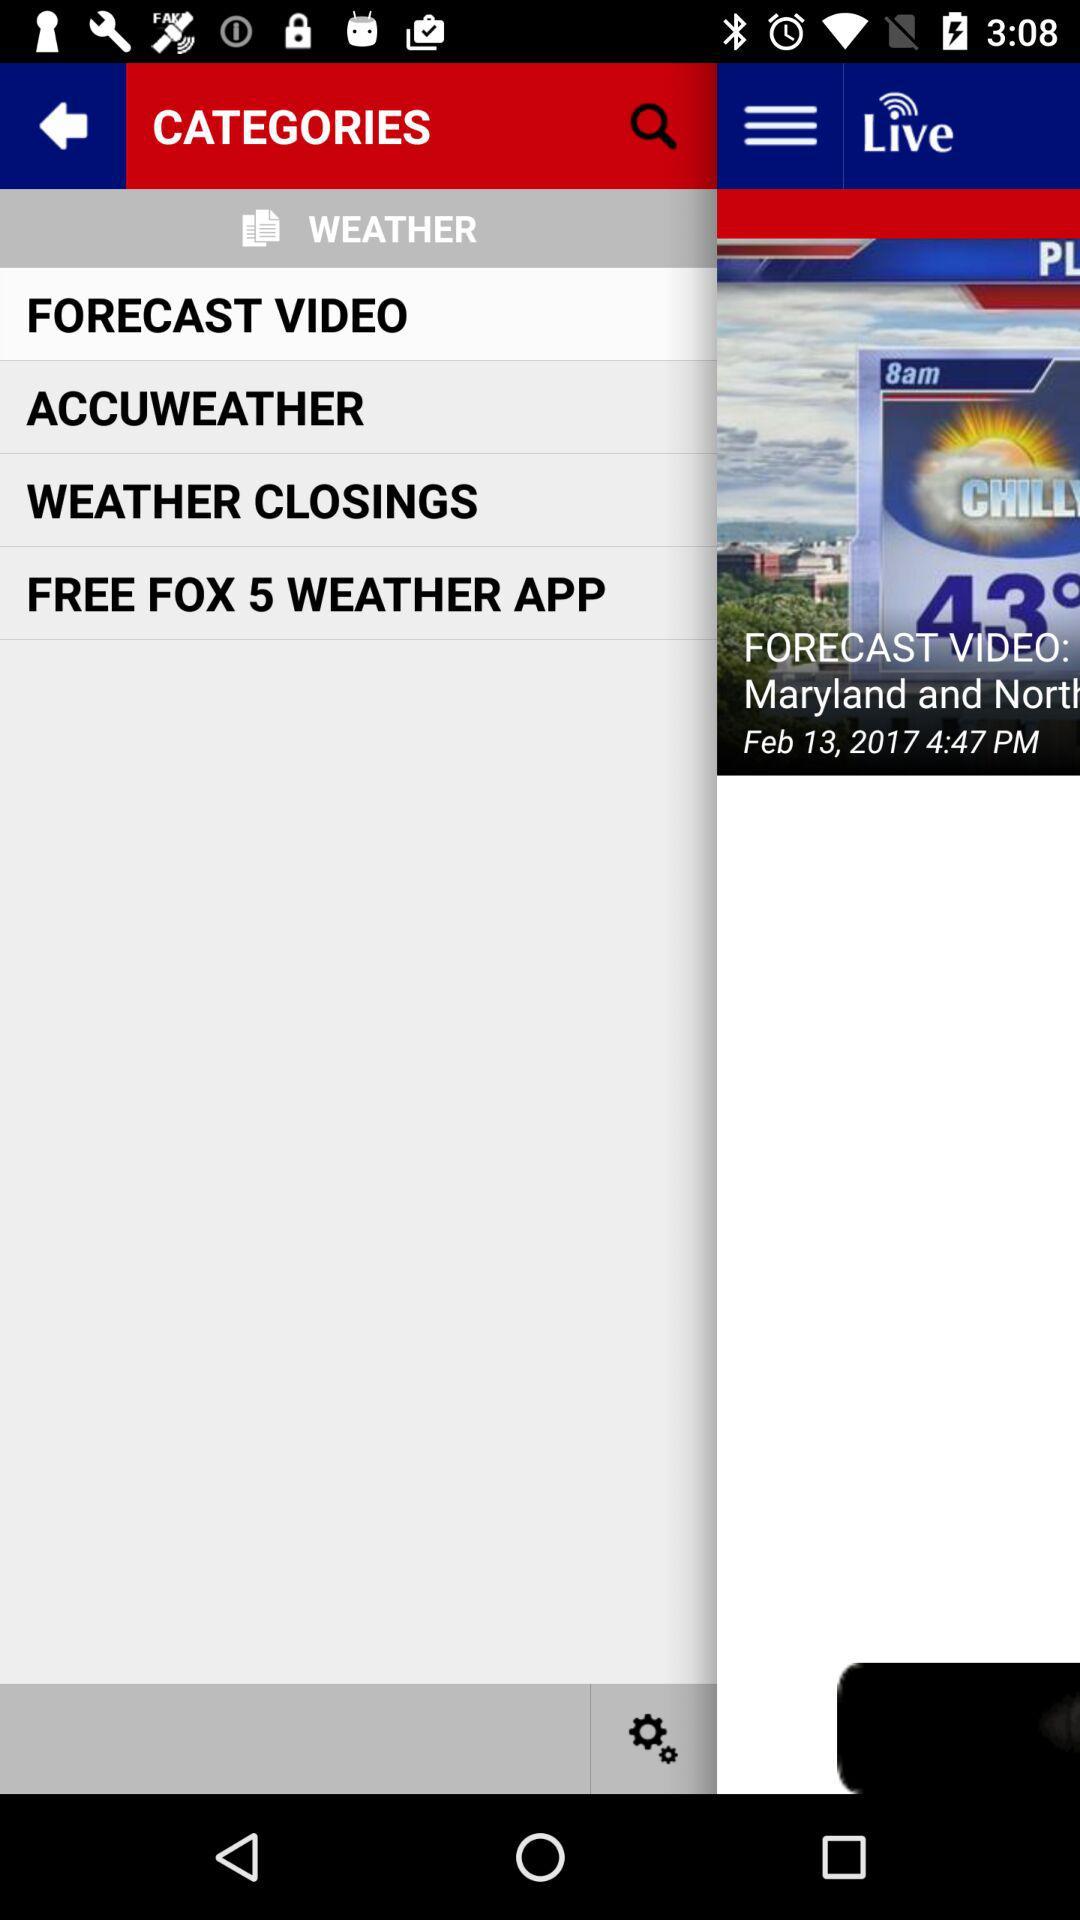 The image size is (1080, 1920). I want to click on weather closings icon, so click(251, 499).